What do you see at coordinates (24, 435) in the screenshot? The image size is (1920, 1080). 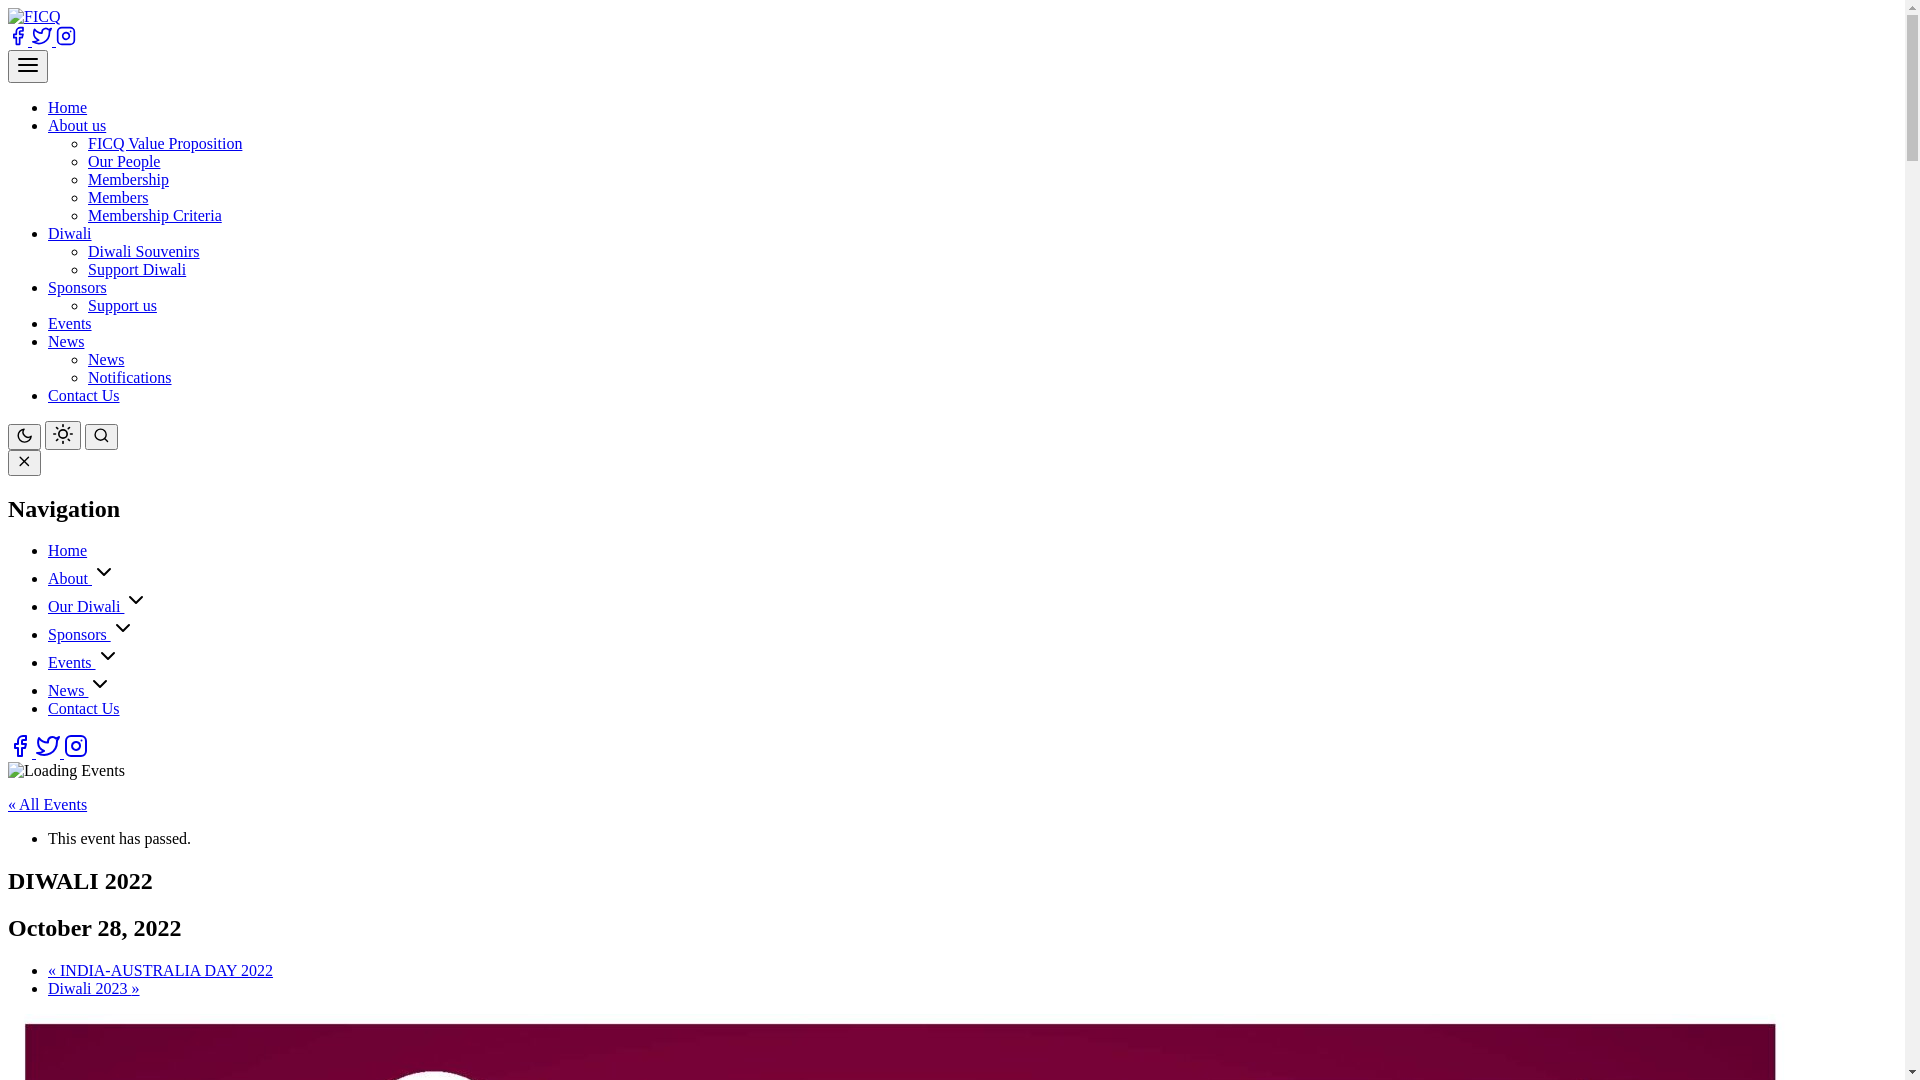 I see `'Toggle Darkmode'` at bounding box center [24, 435].